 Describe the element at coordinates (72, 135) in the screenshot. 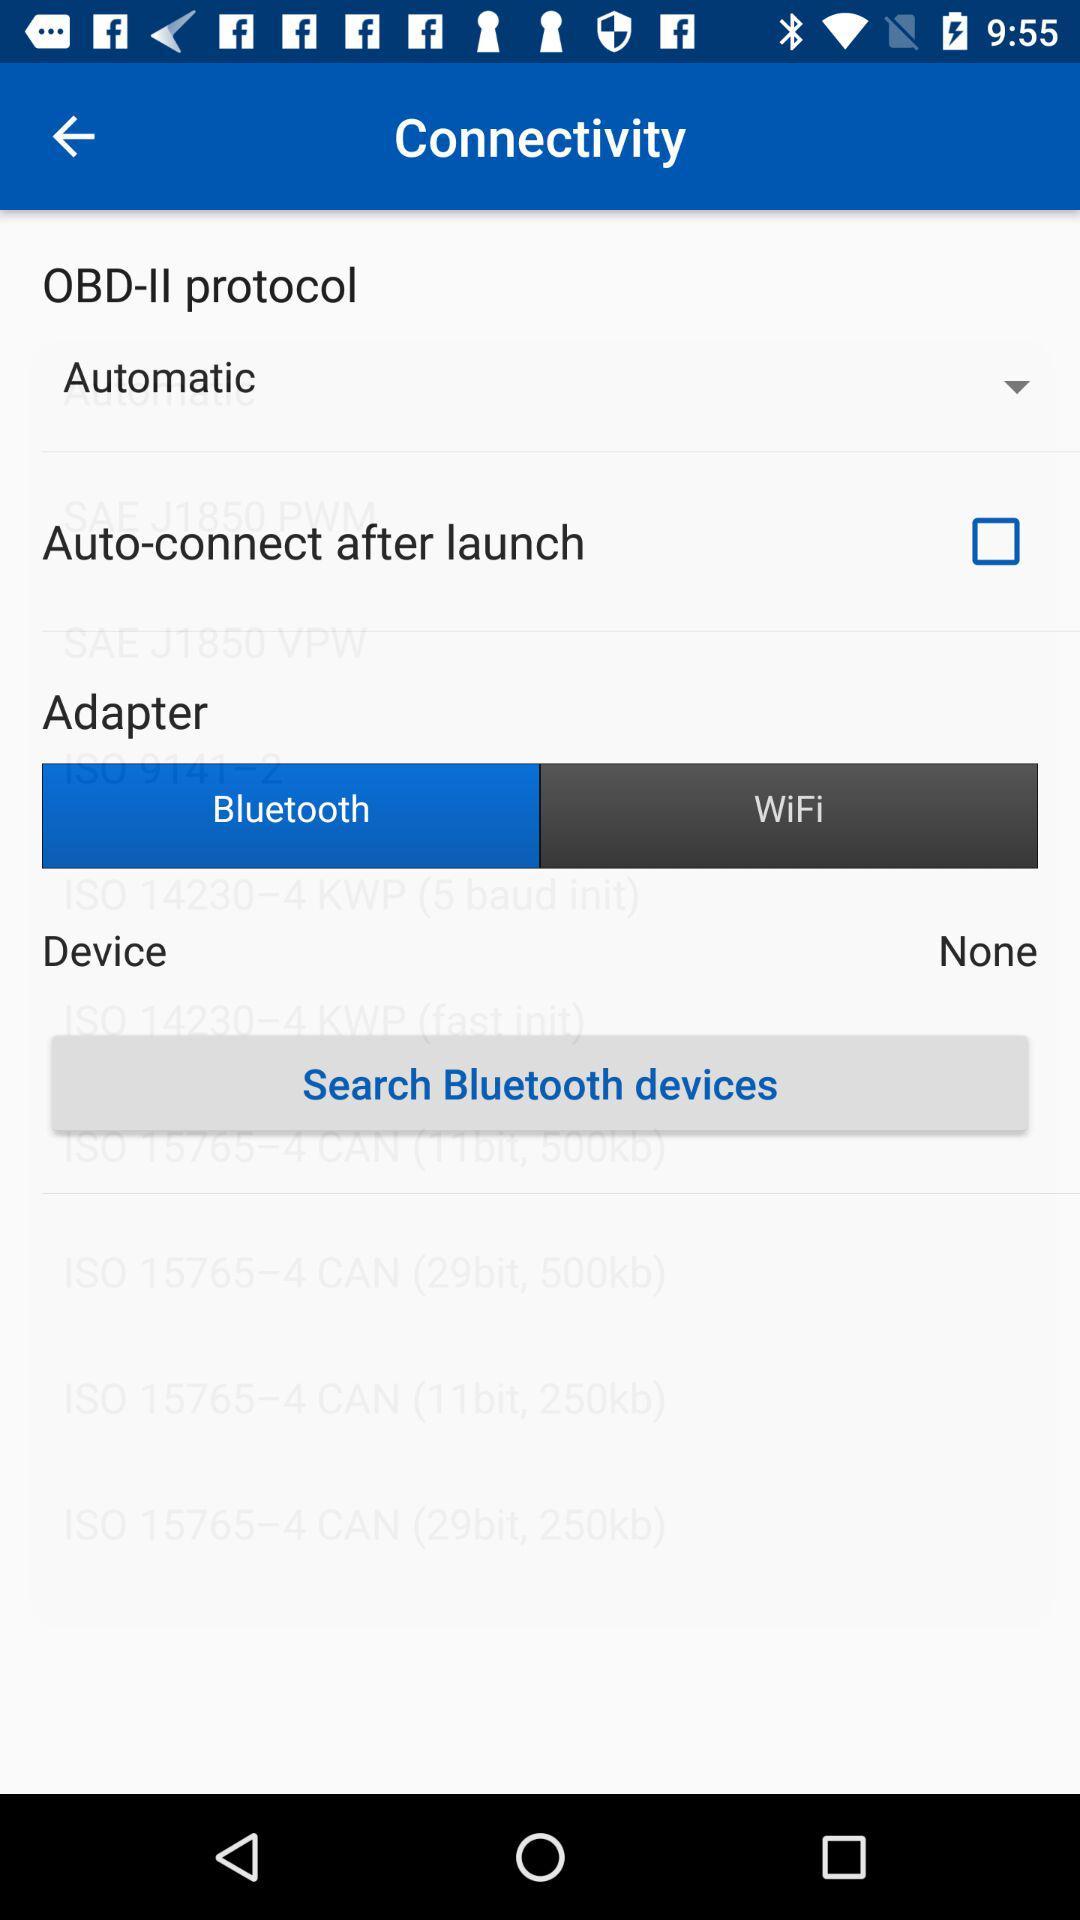

I see `item at the top left corner` at that location.